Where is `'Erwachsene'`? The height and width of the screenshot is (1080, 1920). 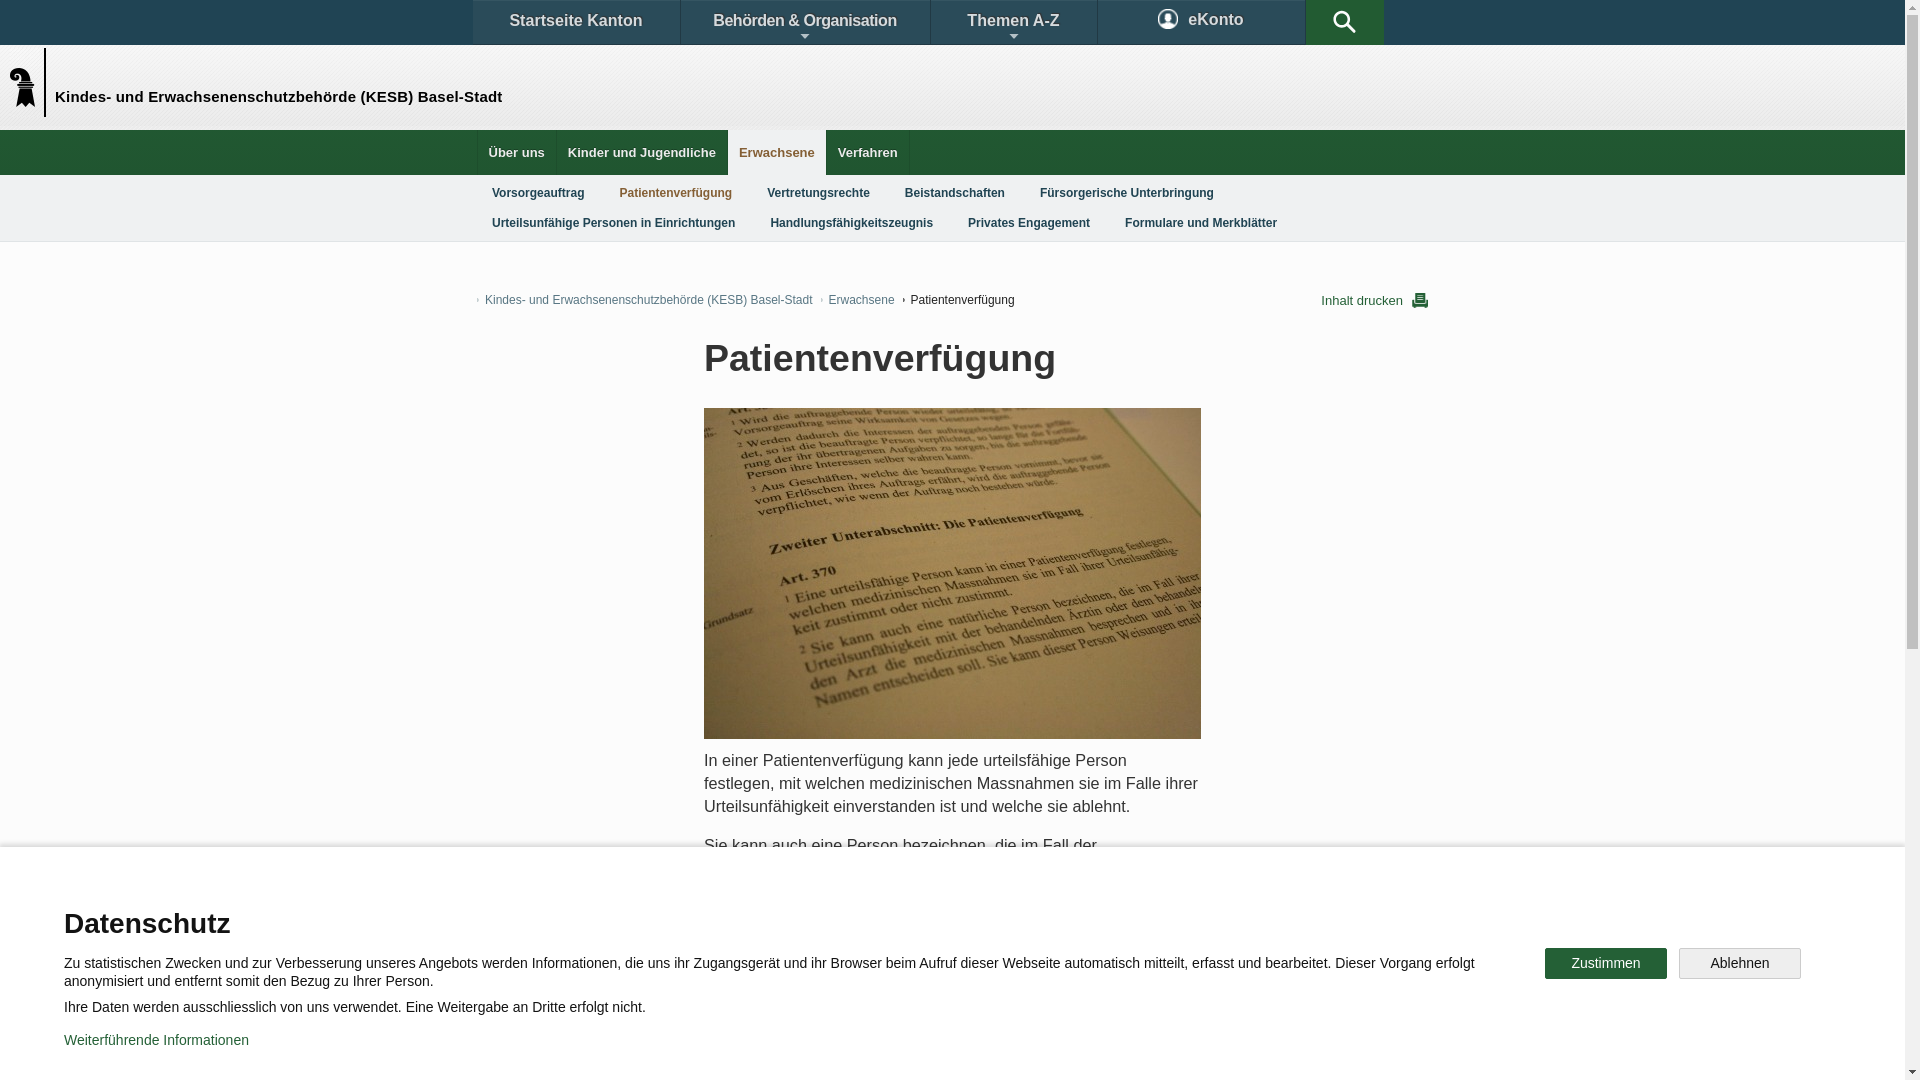 'Erwachsene' is located at coordinates (776, 151).